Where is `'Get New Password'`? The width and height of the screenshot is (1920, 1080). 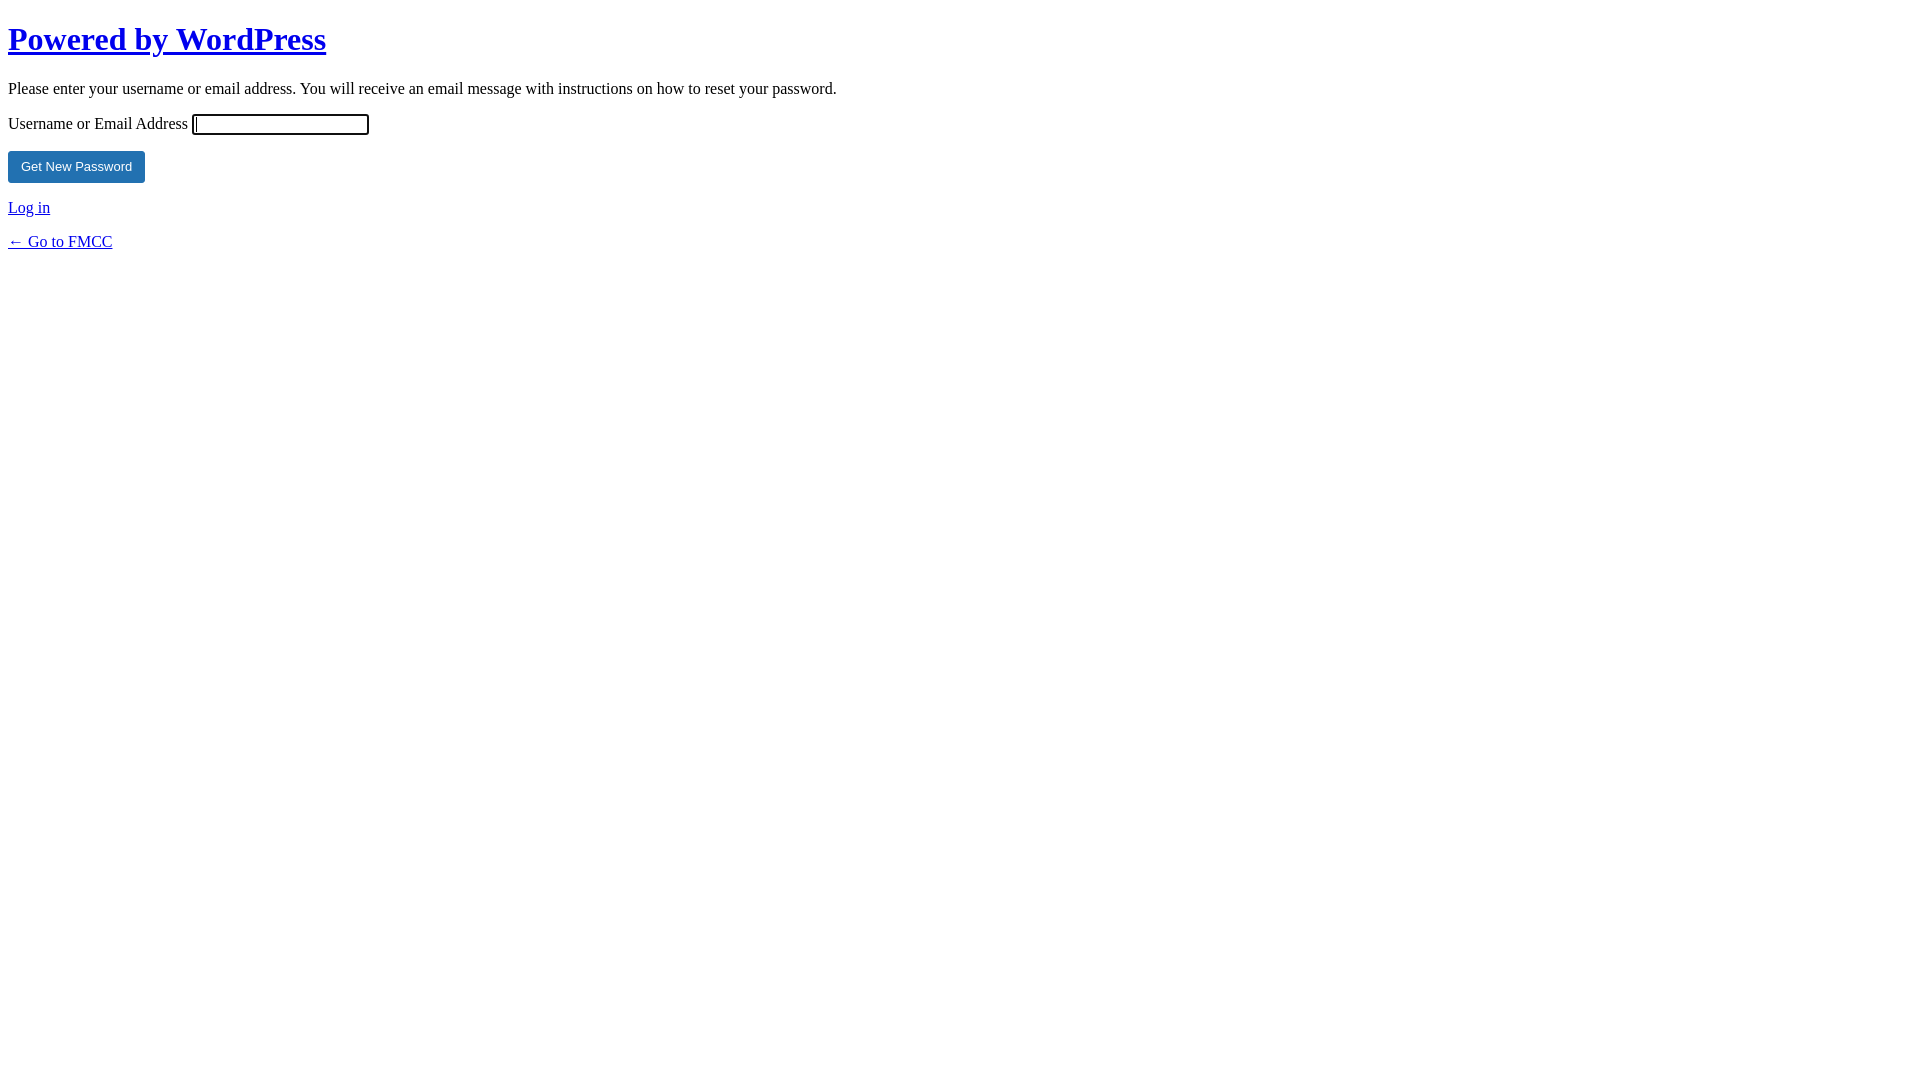 'Get New Password' is located at coordinates (76, 165).